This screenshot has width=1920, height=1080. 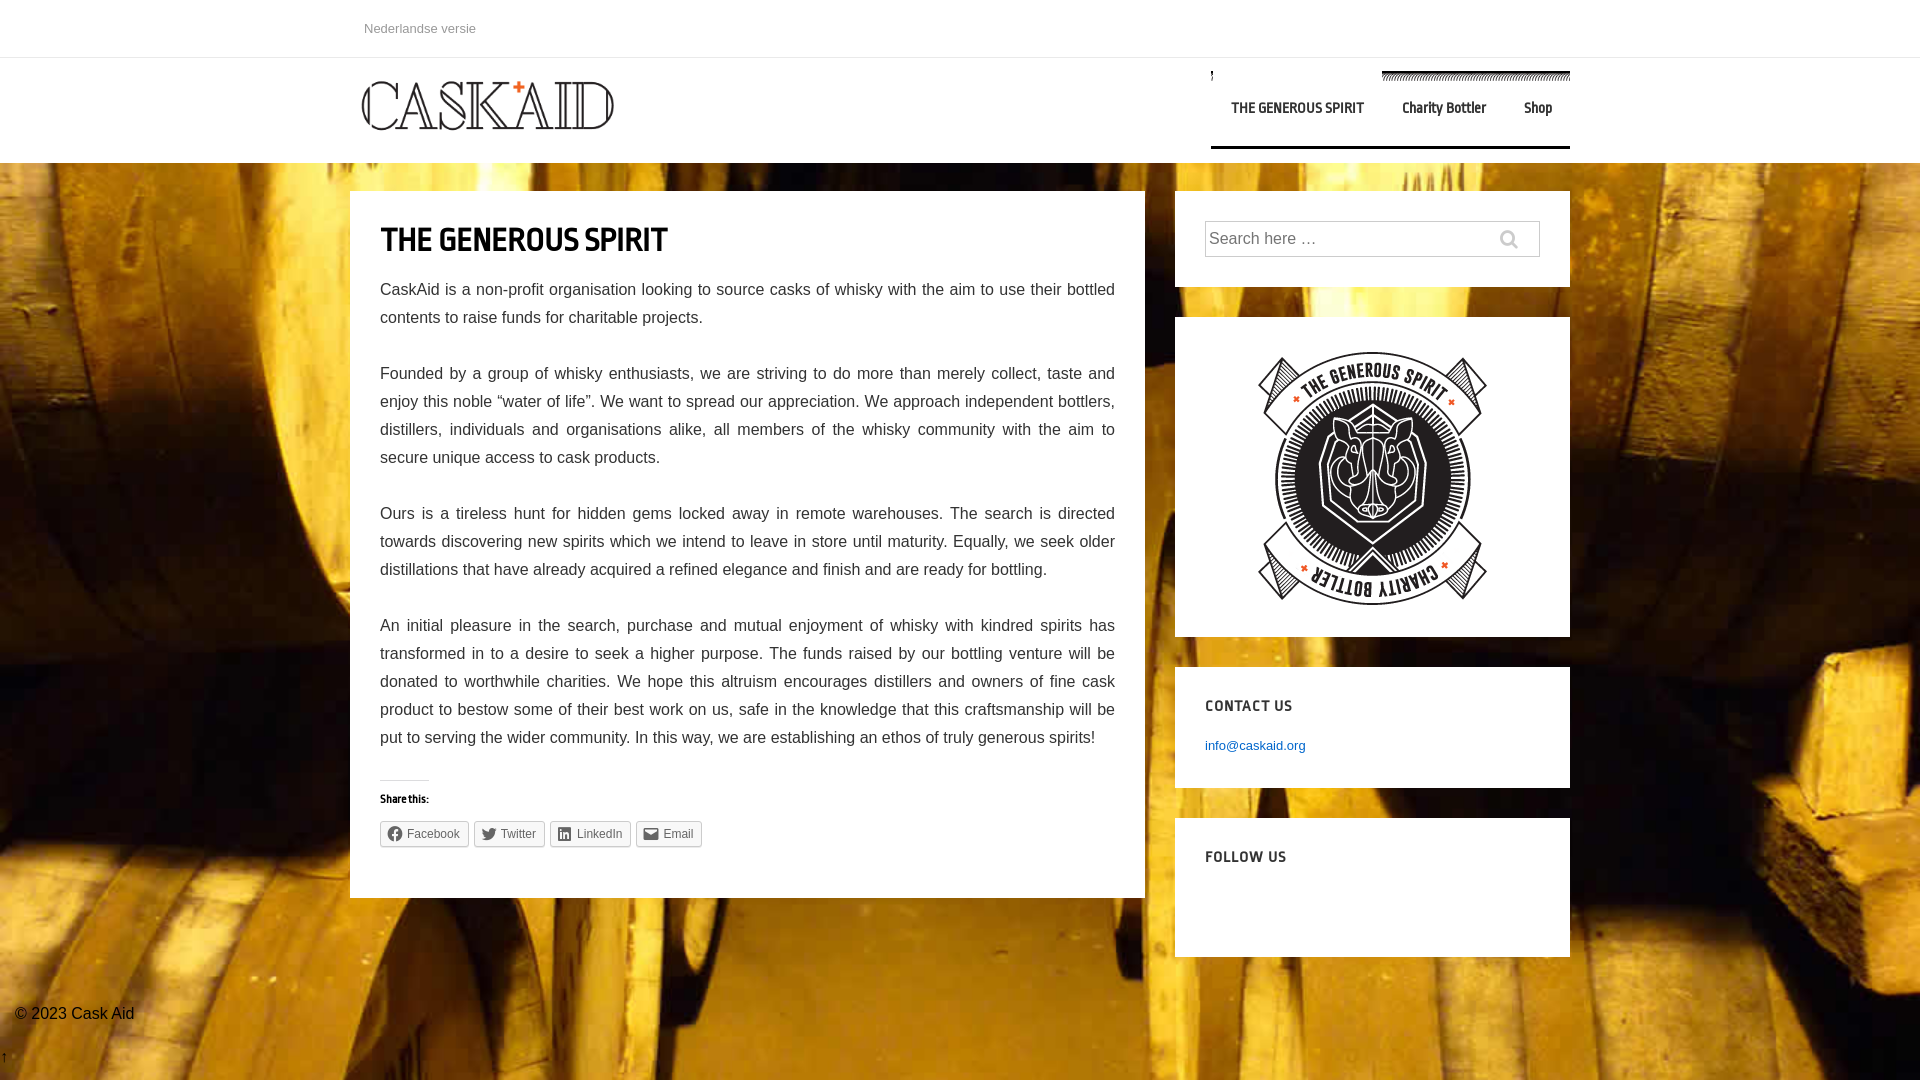 I want to click on 'Twitter', so click(x=509, y=833).